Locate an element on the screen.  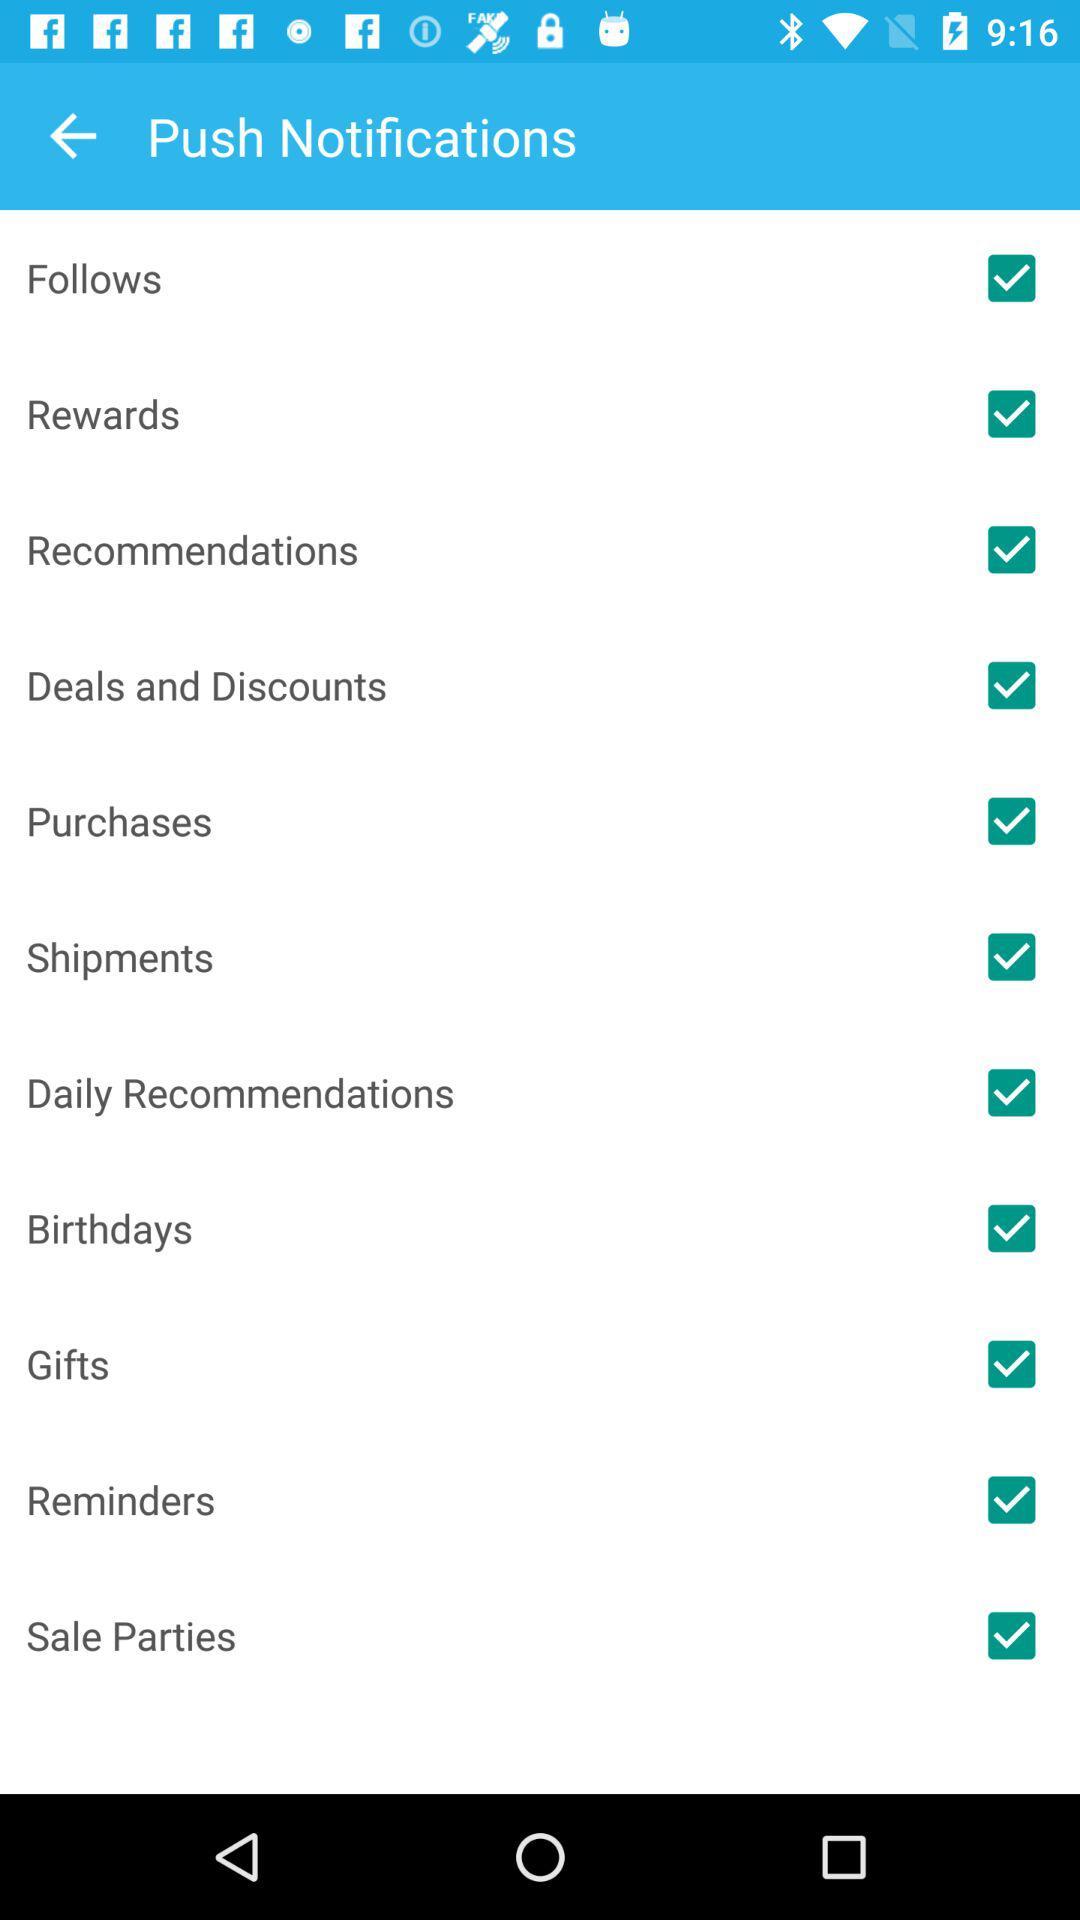
the item above recommendations is located at coordinates (484, 412).